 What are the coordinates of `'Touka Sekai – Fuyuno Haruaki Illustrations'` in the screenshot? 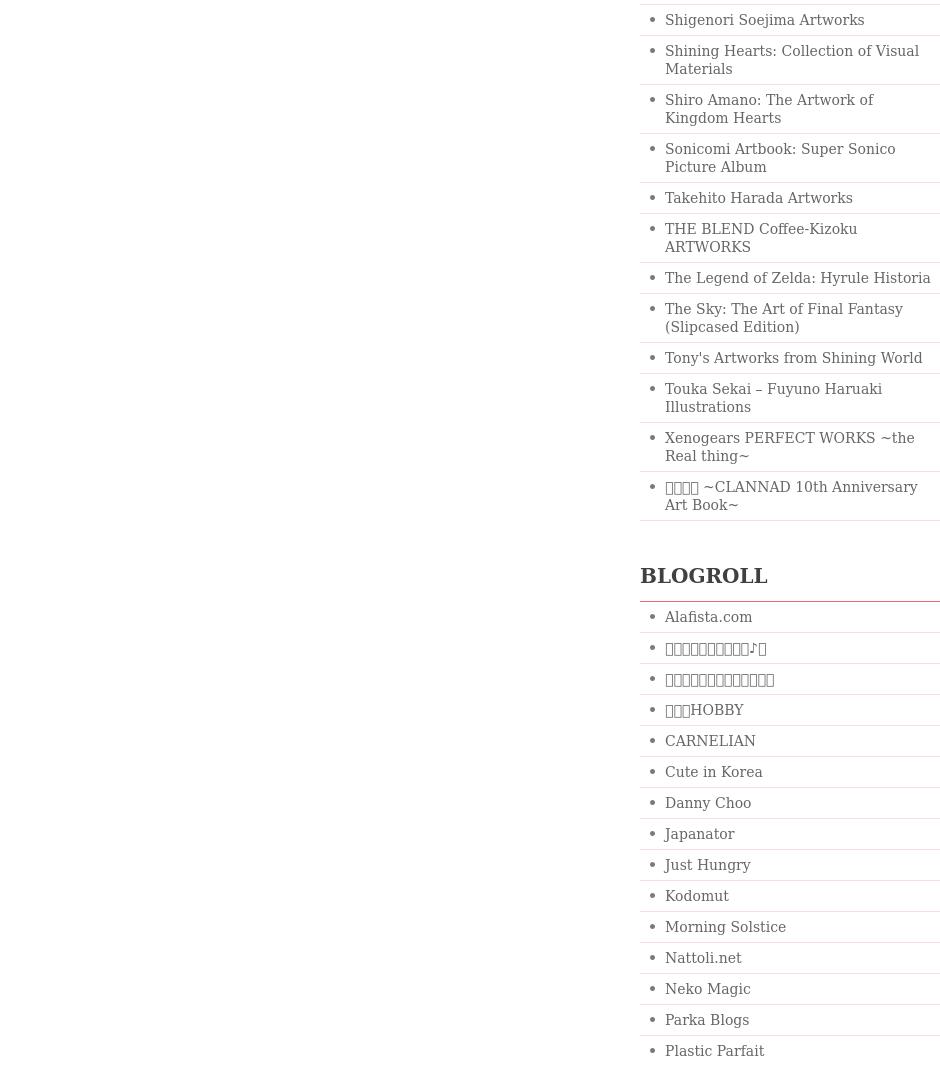 It's located at (772, 398).